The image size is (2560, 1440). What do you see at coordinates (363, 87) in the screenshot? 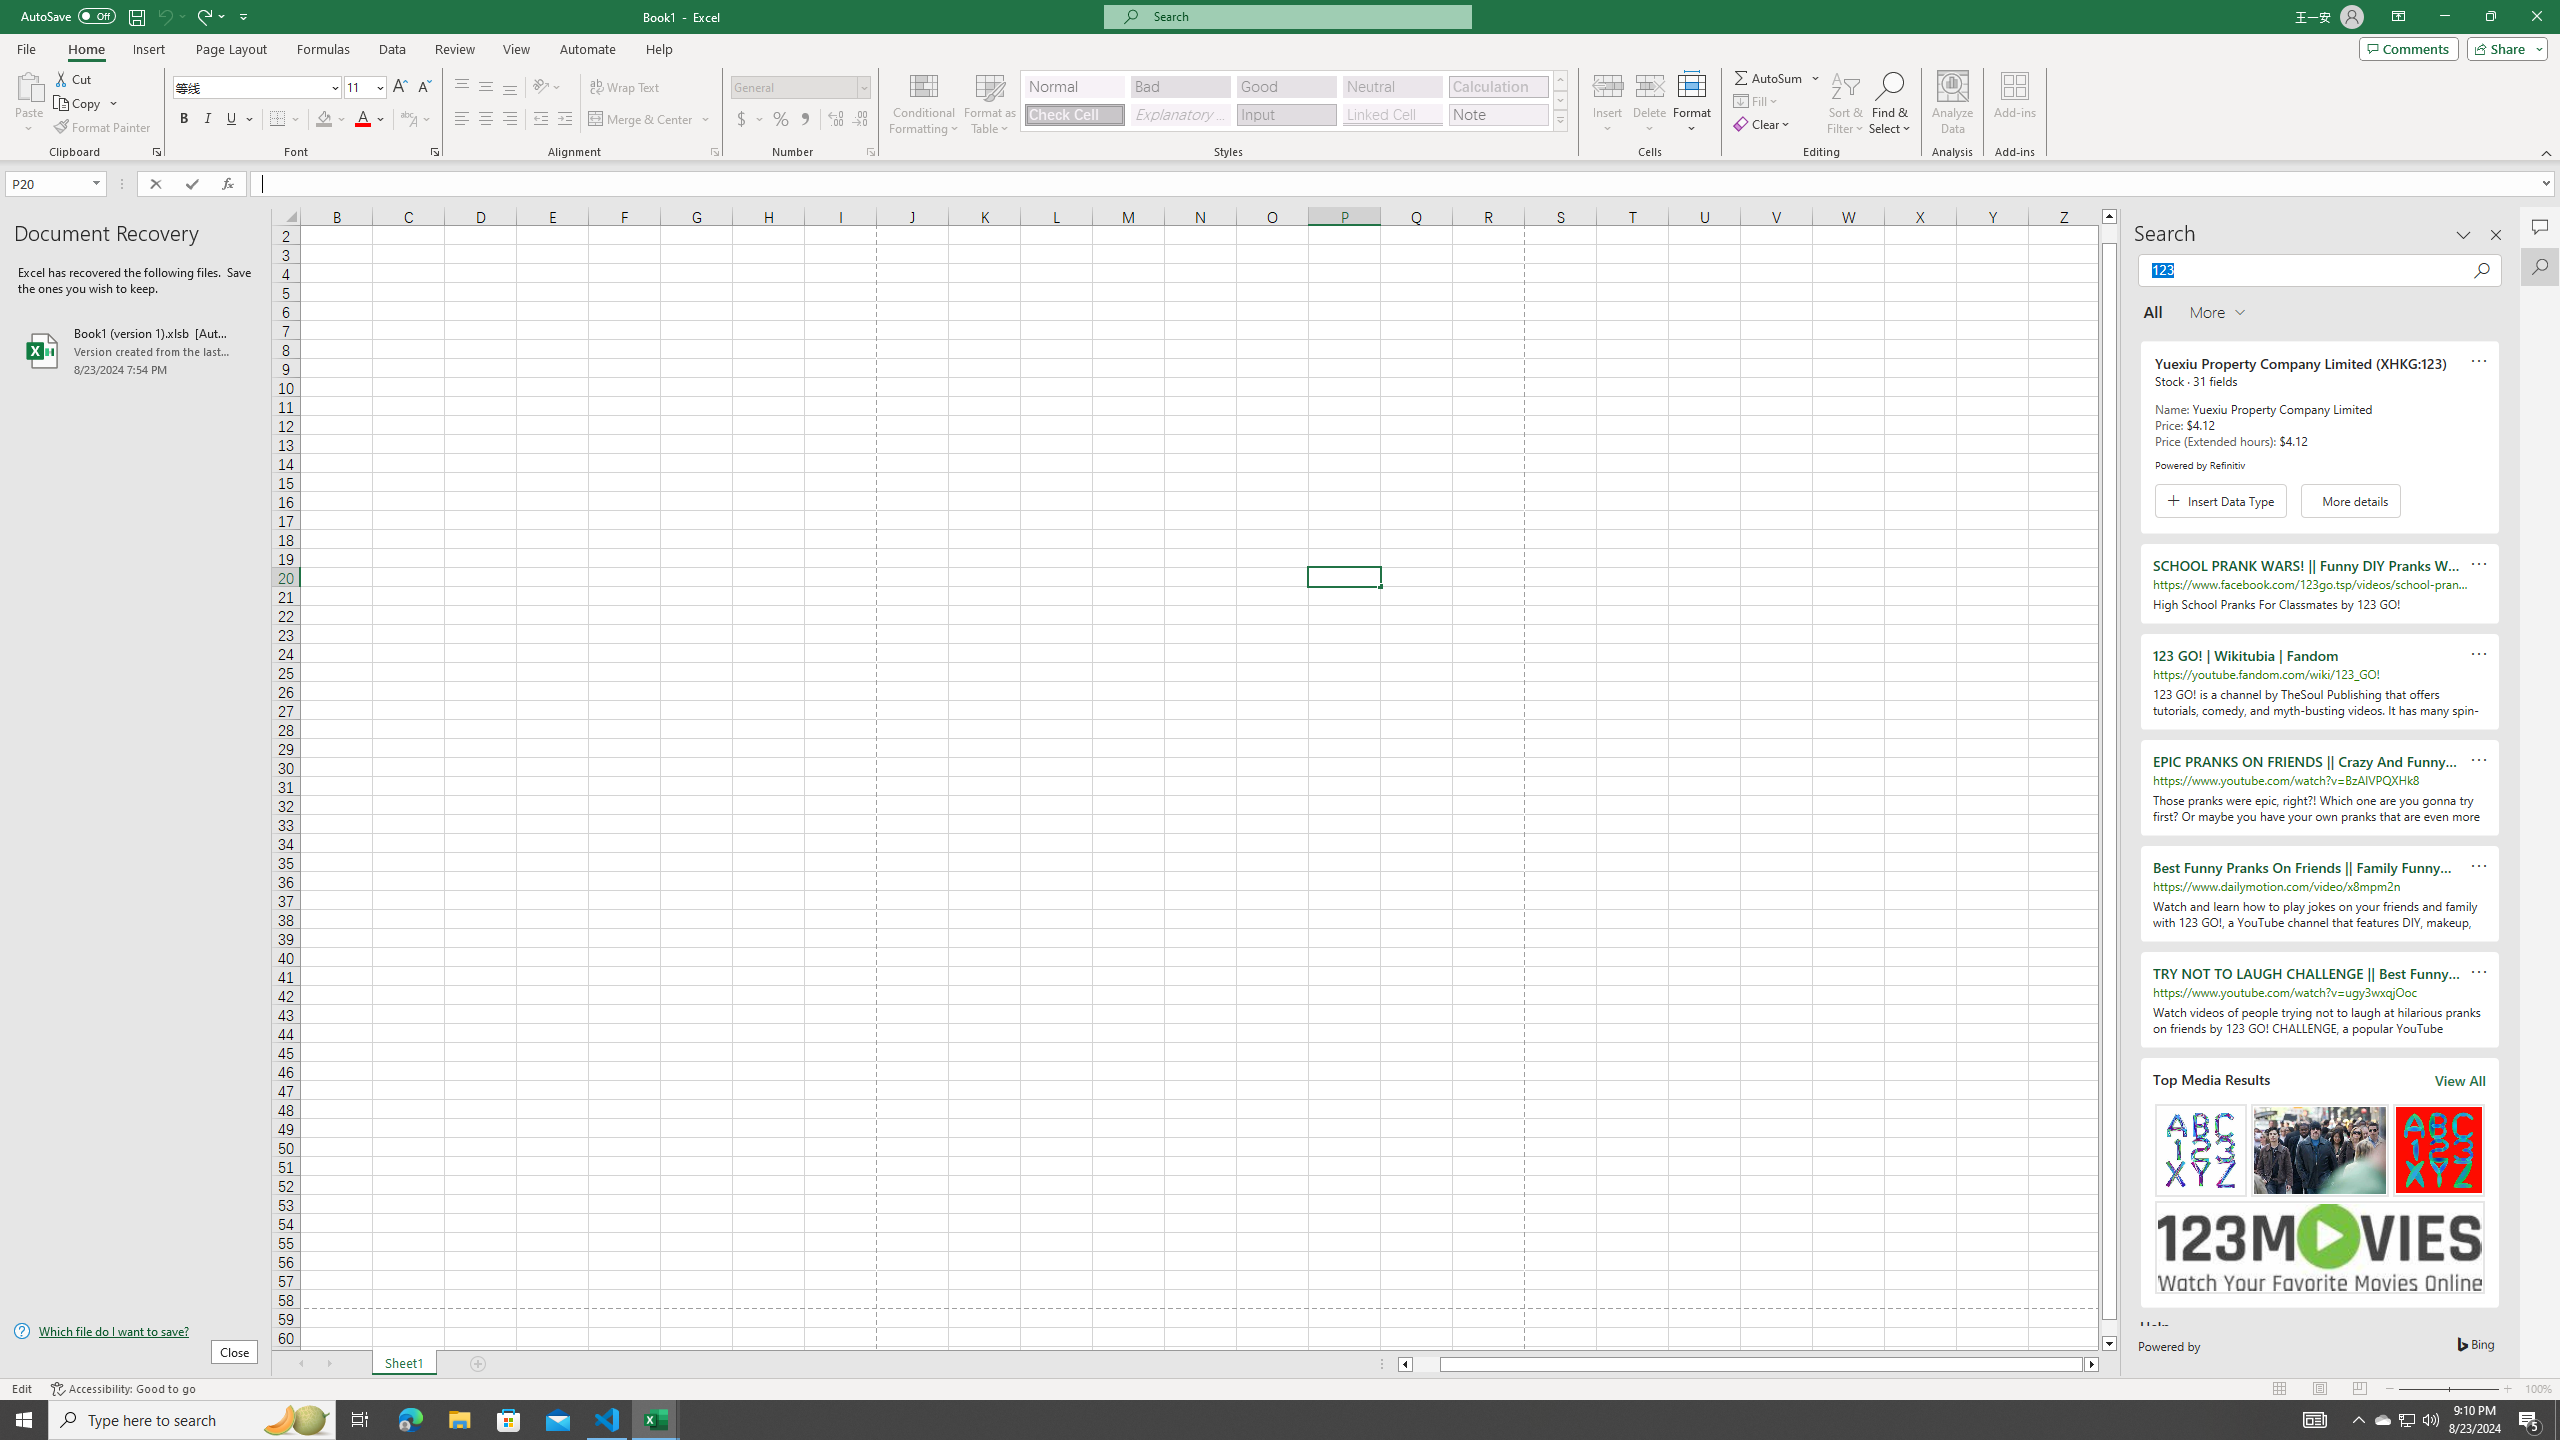
I see `'Font Size'` at bounding box center [363, 87].